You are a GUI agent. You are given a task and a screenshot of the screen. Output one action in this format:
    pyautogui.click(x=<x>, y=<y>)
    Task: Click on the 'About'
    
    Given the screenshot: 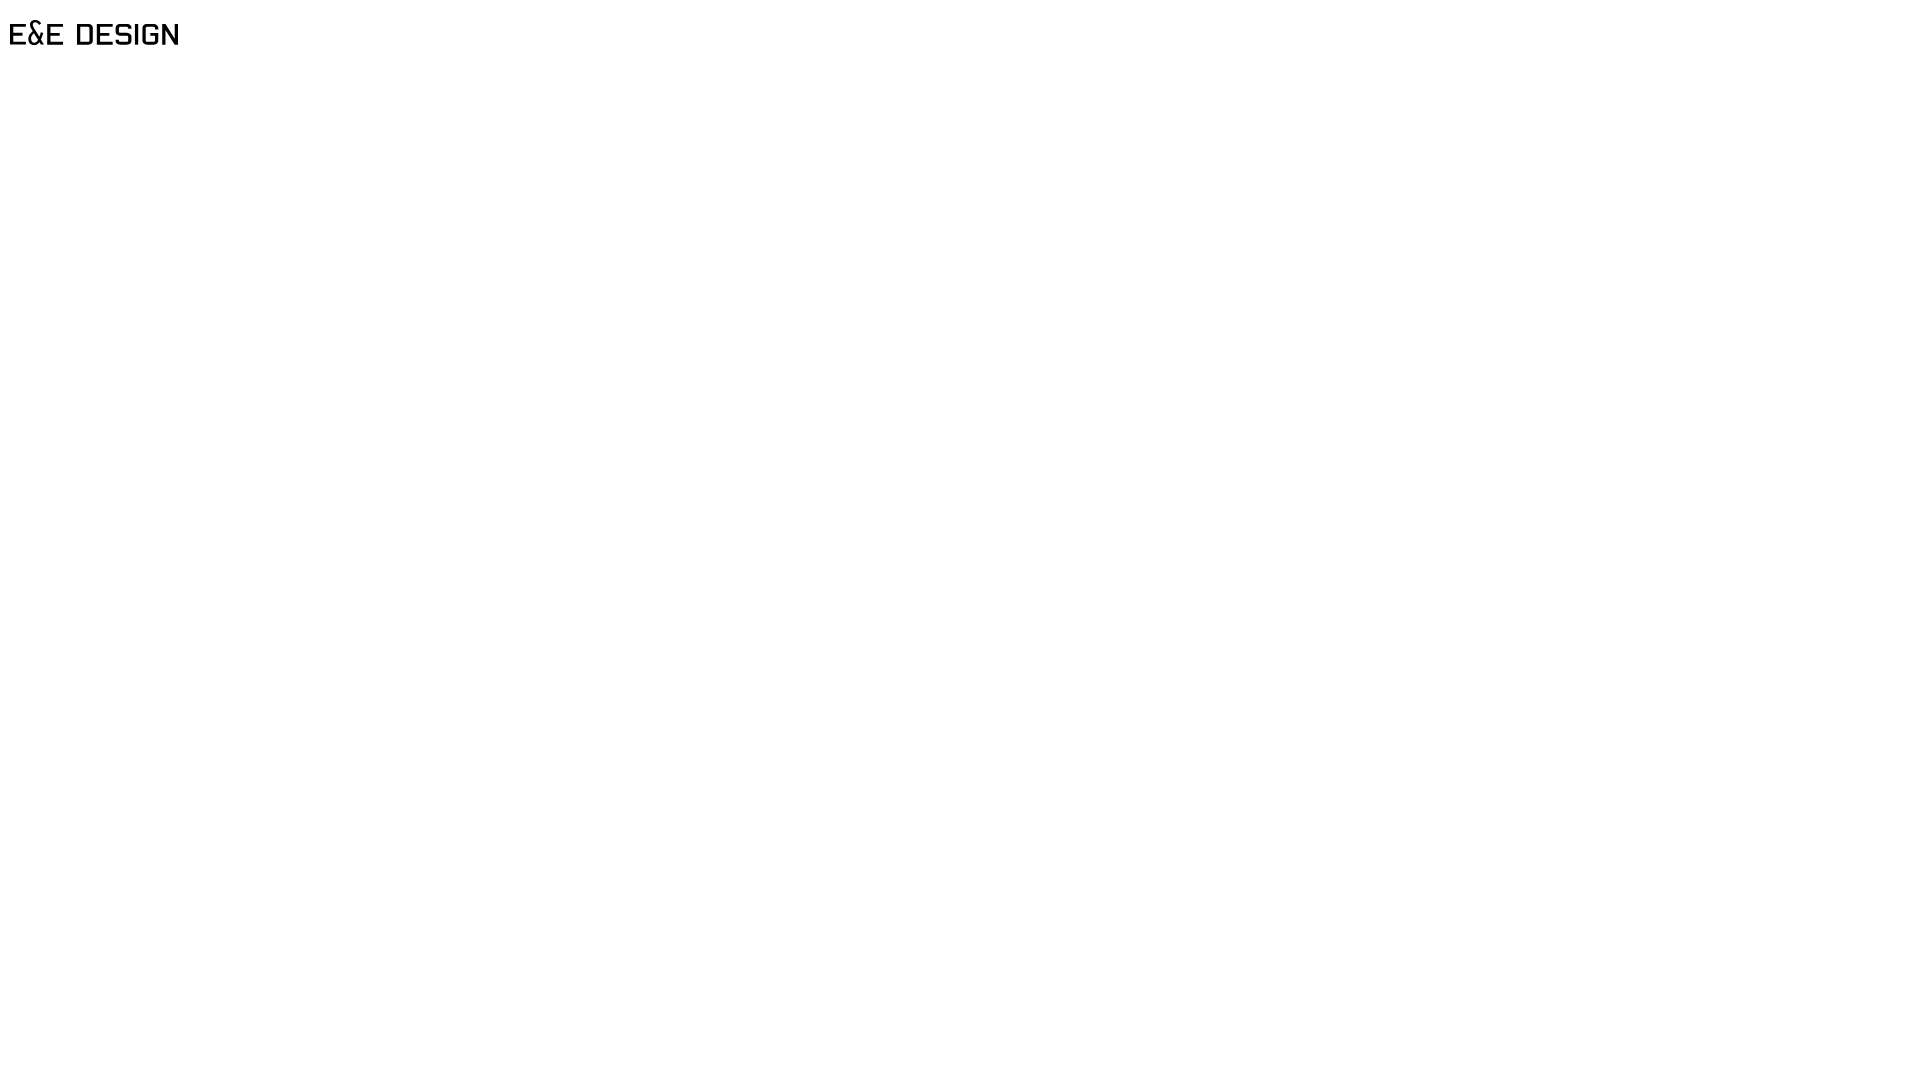 What is the action you would take?
    pyautogui.click(x=960, y=66)
    